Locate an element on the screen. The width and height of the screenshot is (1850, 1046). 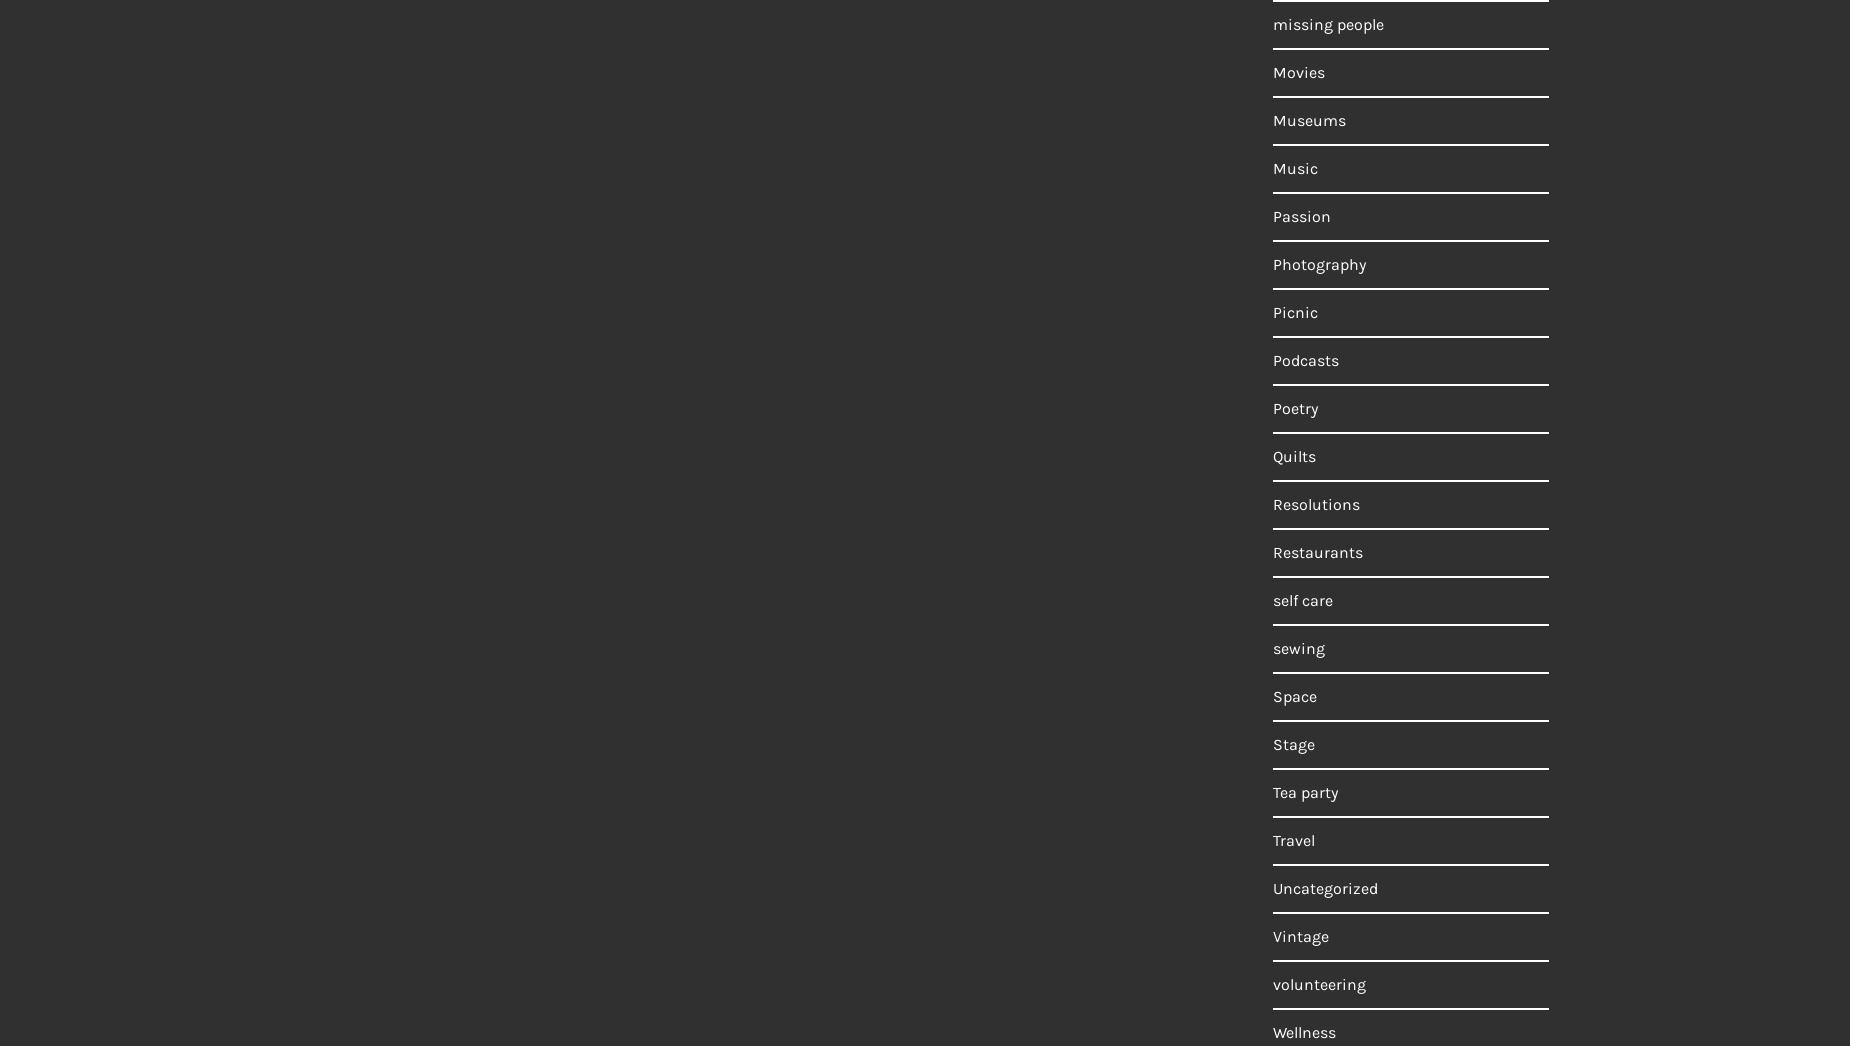
'volunteering' is located at coordinates (1318, 983).